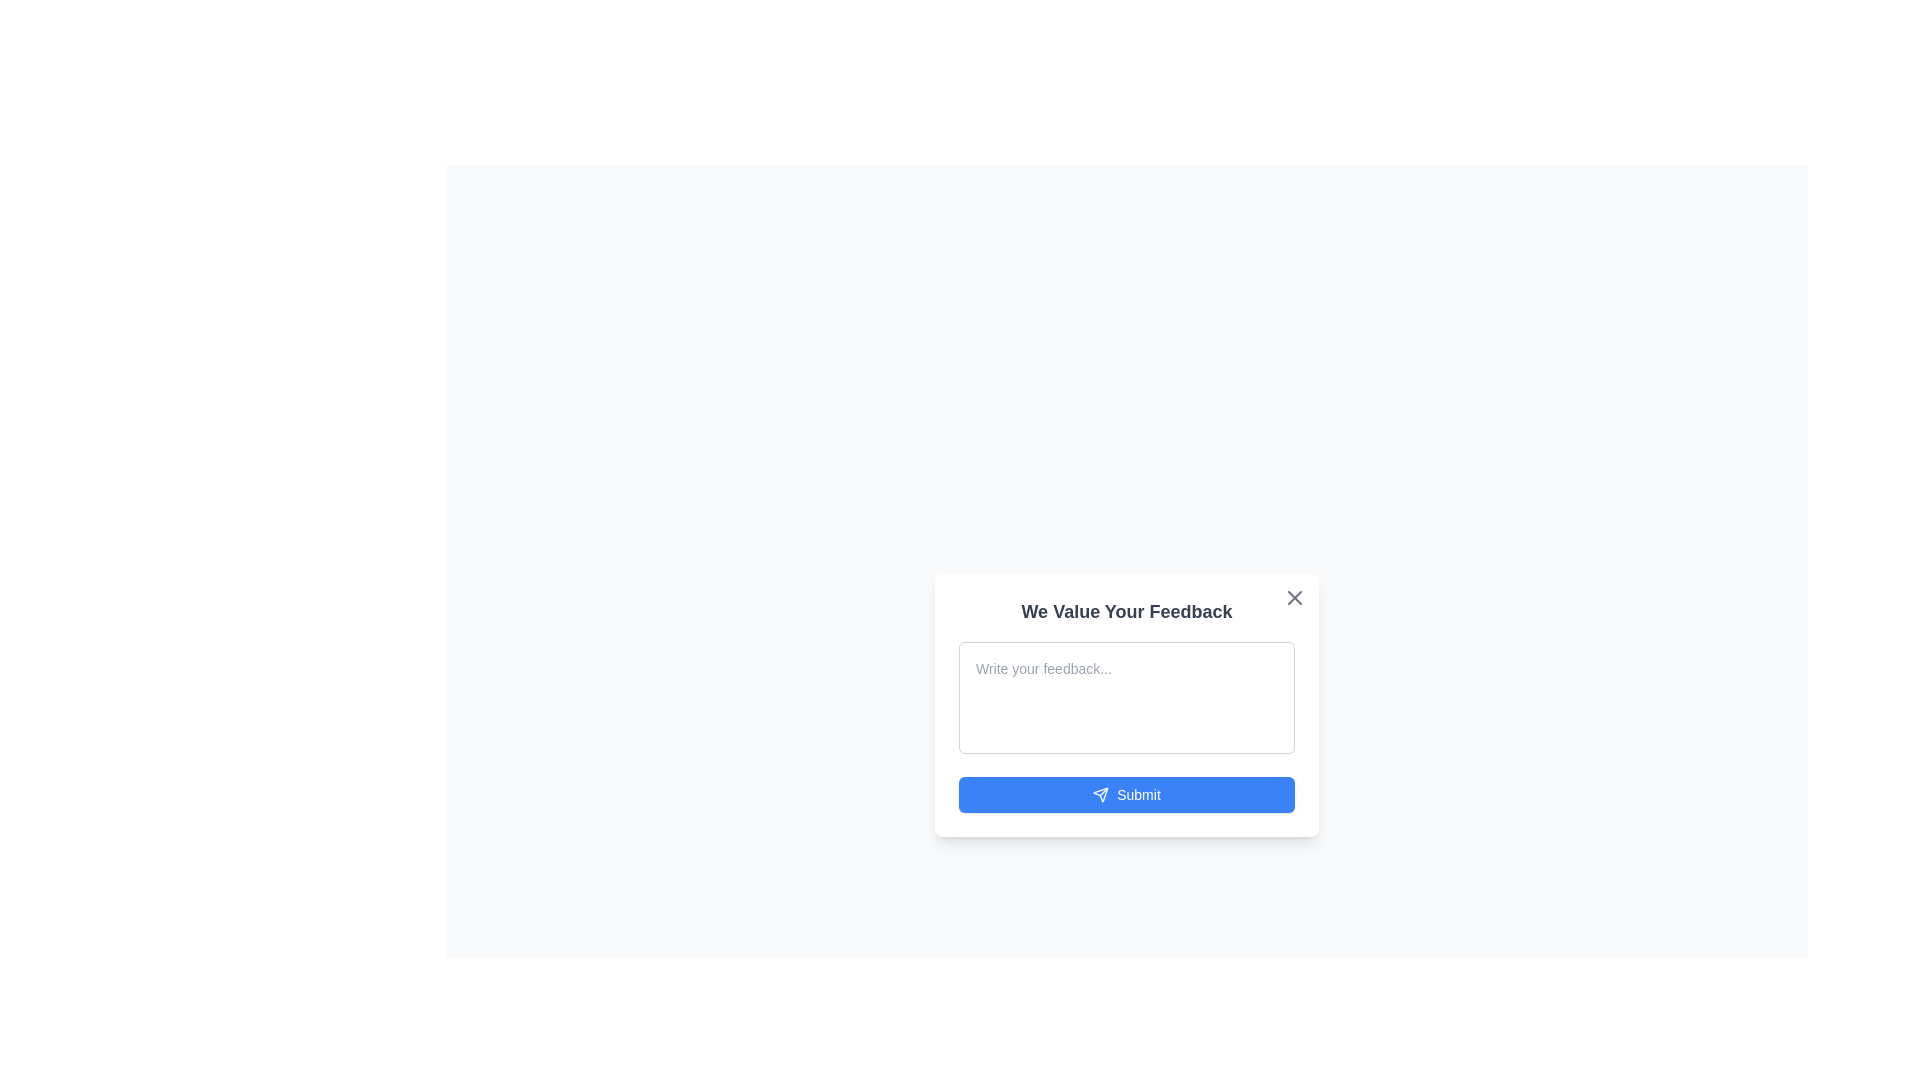  What do you see at coordinates (1295, 596) in the screenshot?
I see `the Close button (X icon) in the top-right corner of the 'We Value Your Feedback' modal` at bounding box center [1295, 596].